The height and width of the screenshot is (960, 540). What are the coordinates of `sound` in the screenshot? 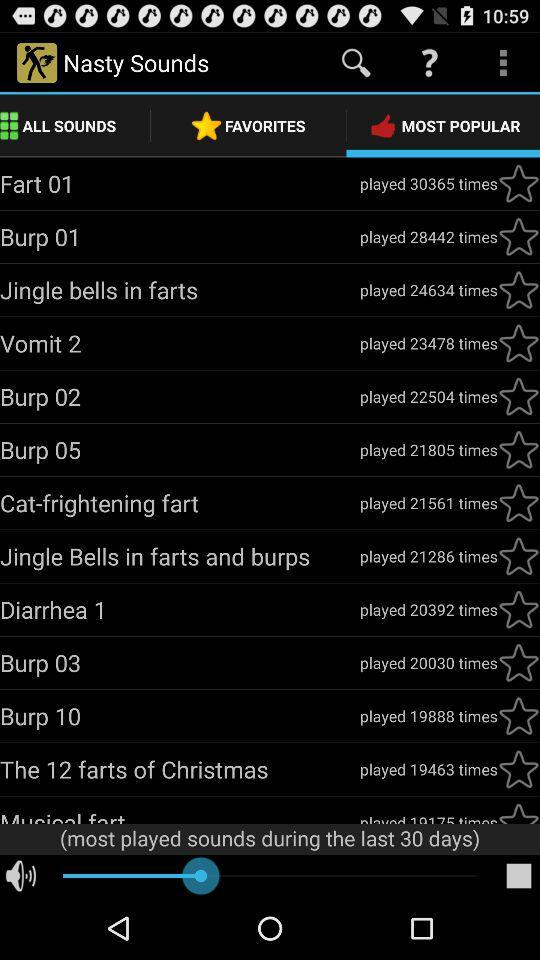 It's located at (518, 395).